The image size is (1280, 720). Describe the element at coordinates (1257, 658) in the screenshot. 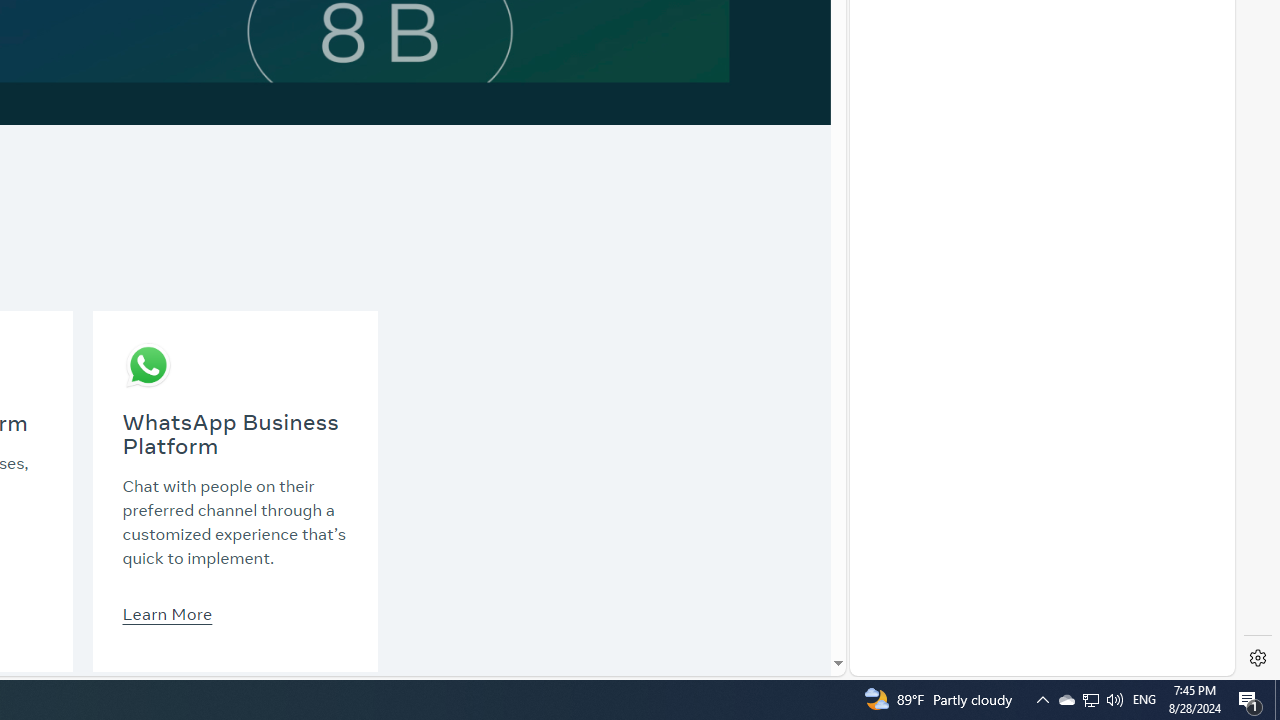

I see `'Settings'` at that location.